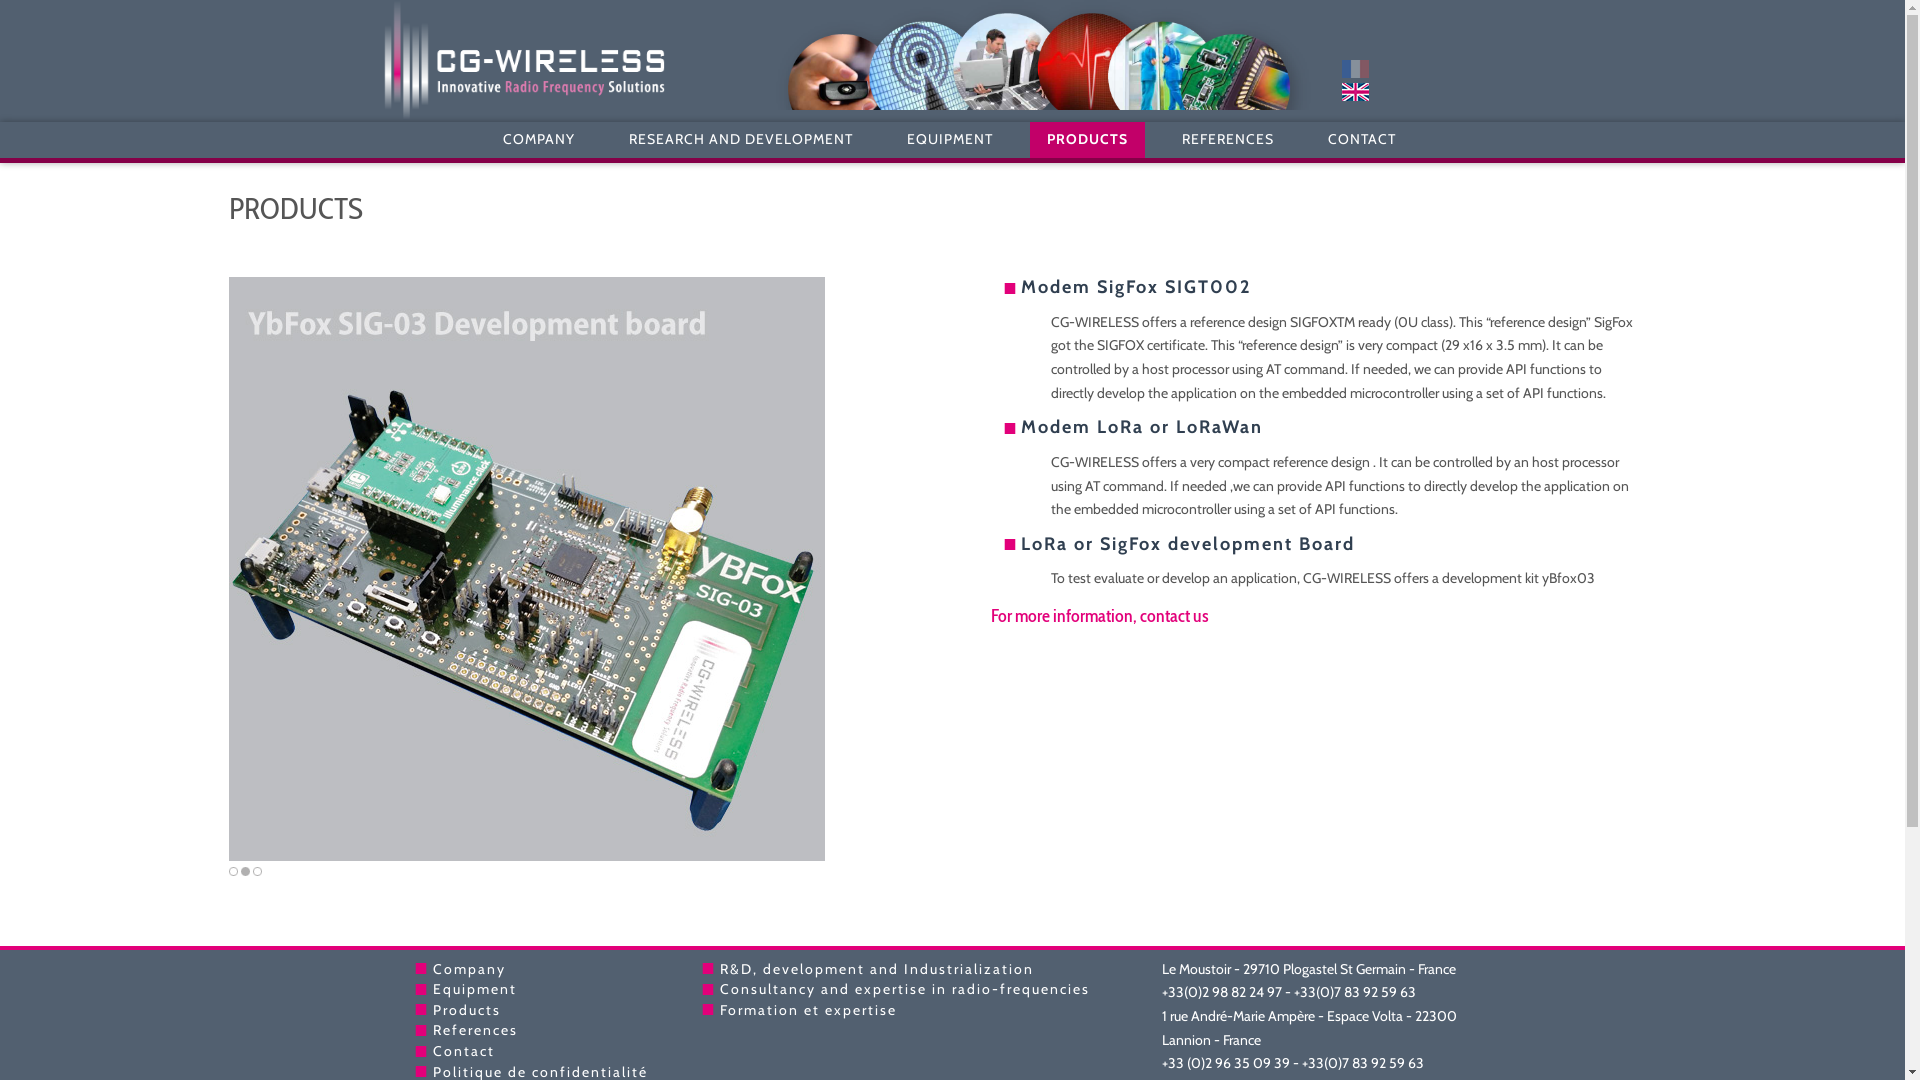  Describe the element at coordinates (240, 870) in the screenshot. I see `'2'` at that location.